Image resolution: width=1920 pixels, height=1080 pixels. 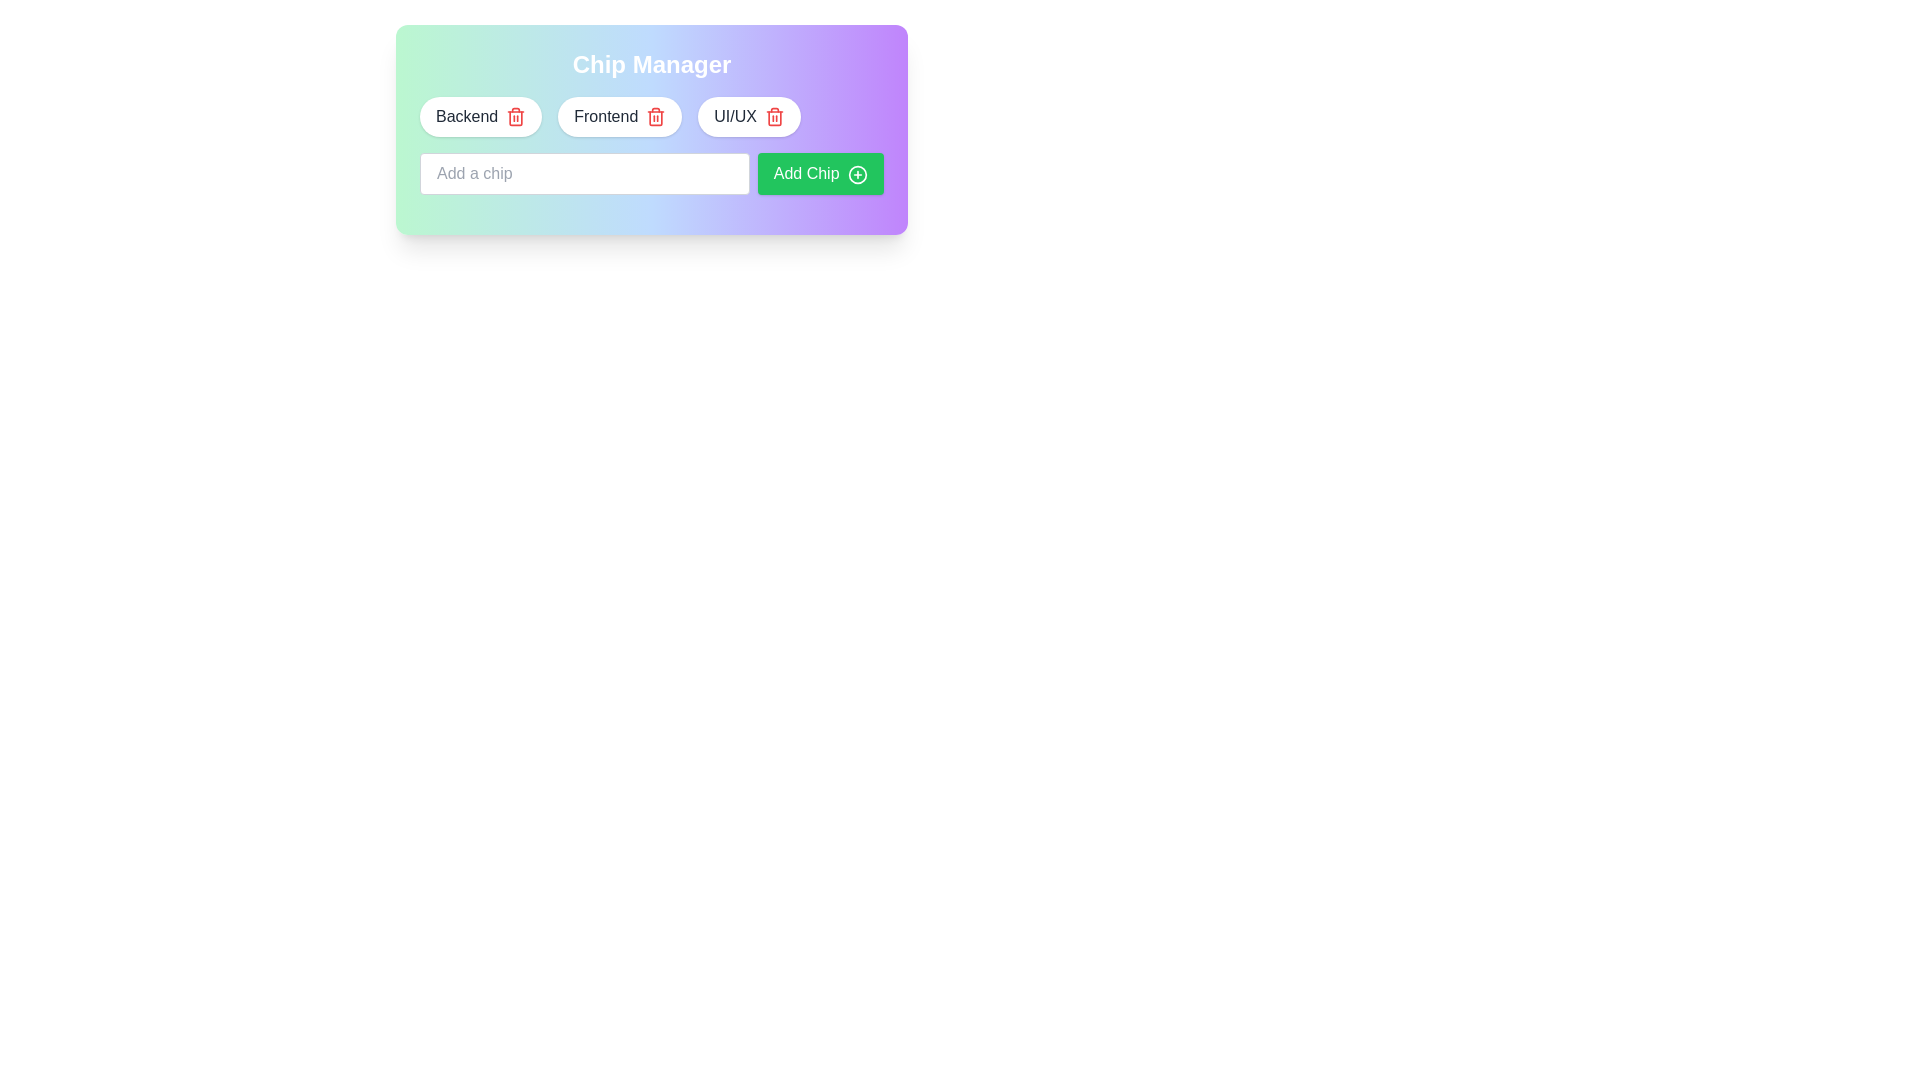 What do you see at coordinates (619, 116) in the screenshot?
I see `the 'Frontend' Chip element, which is a horizontally elongated button with a trash can icon` at bounding box center [619, 116].